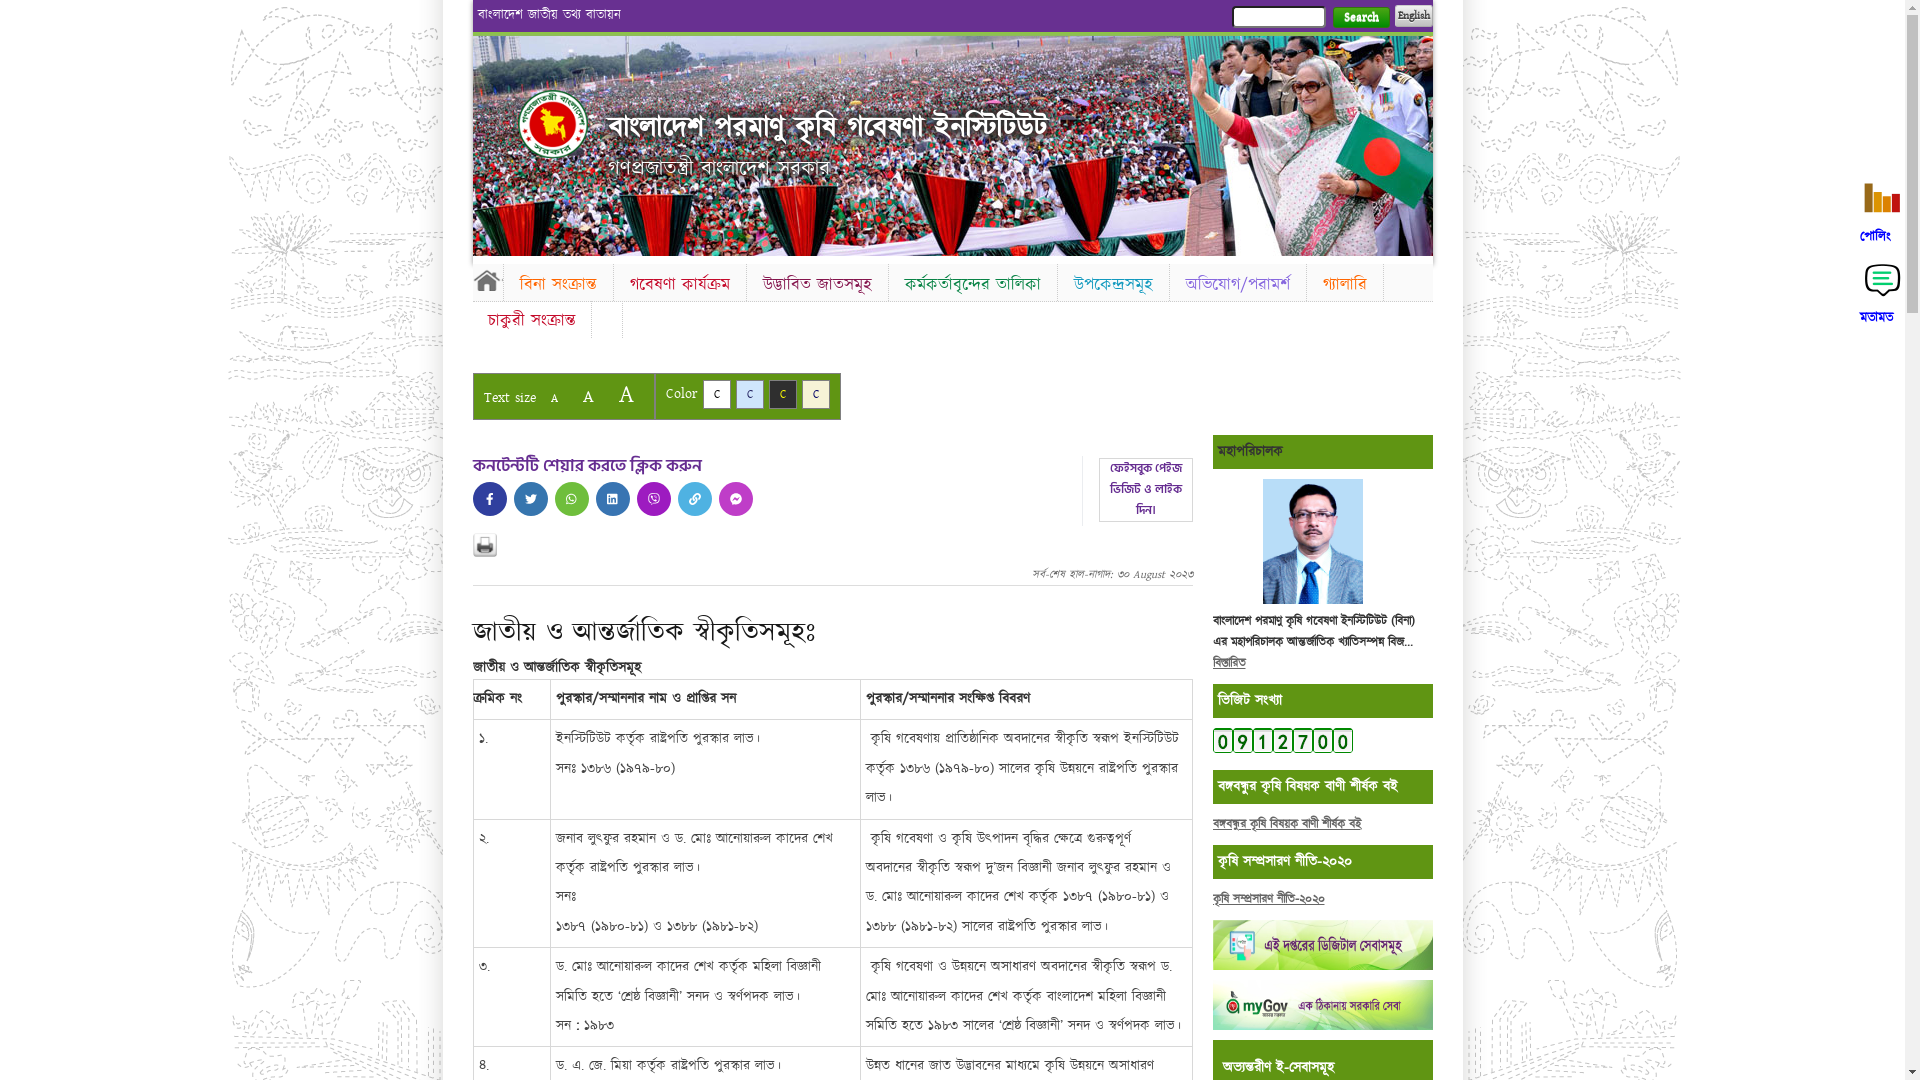 This screenshot has width=1920, height=1080. Describe the element at coordinates (1360, 17) in the screenshot. I see `'Search'` at that location.